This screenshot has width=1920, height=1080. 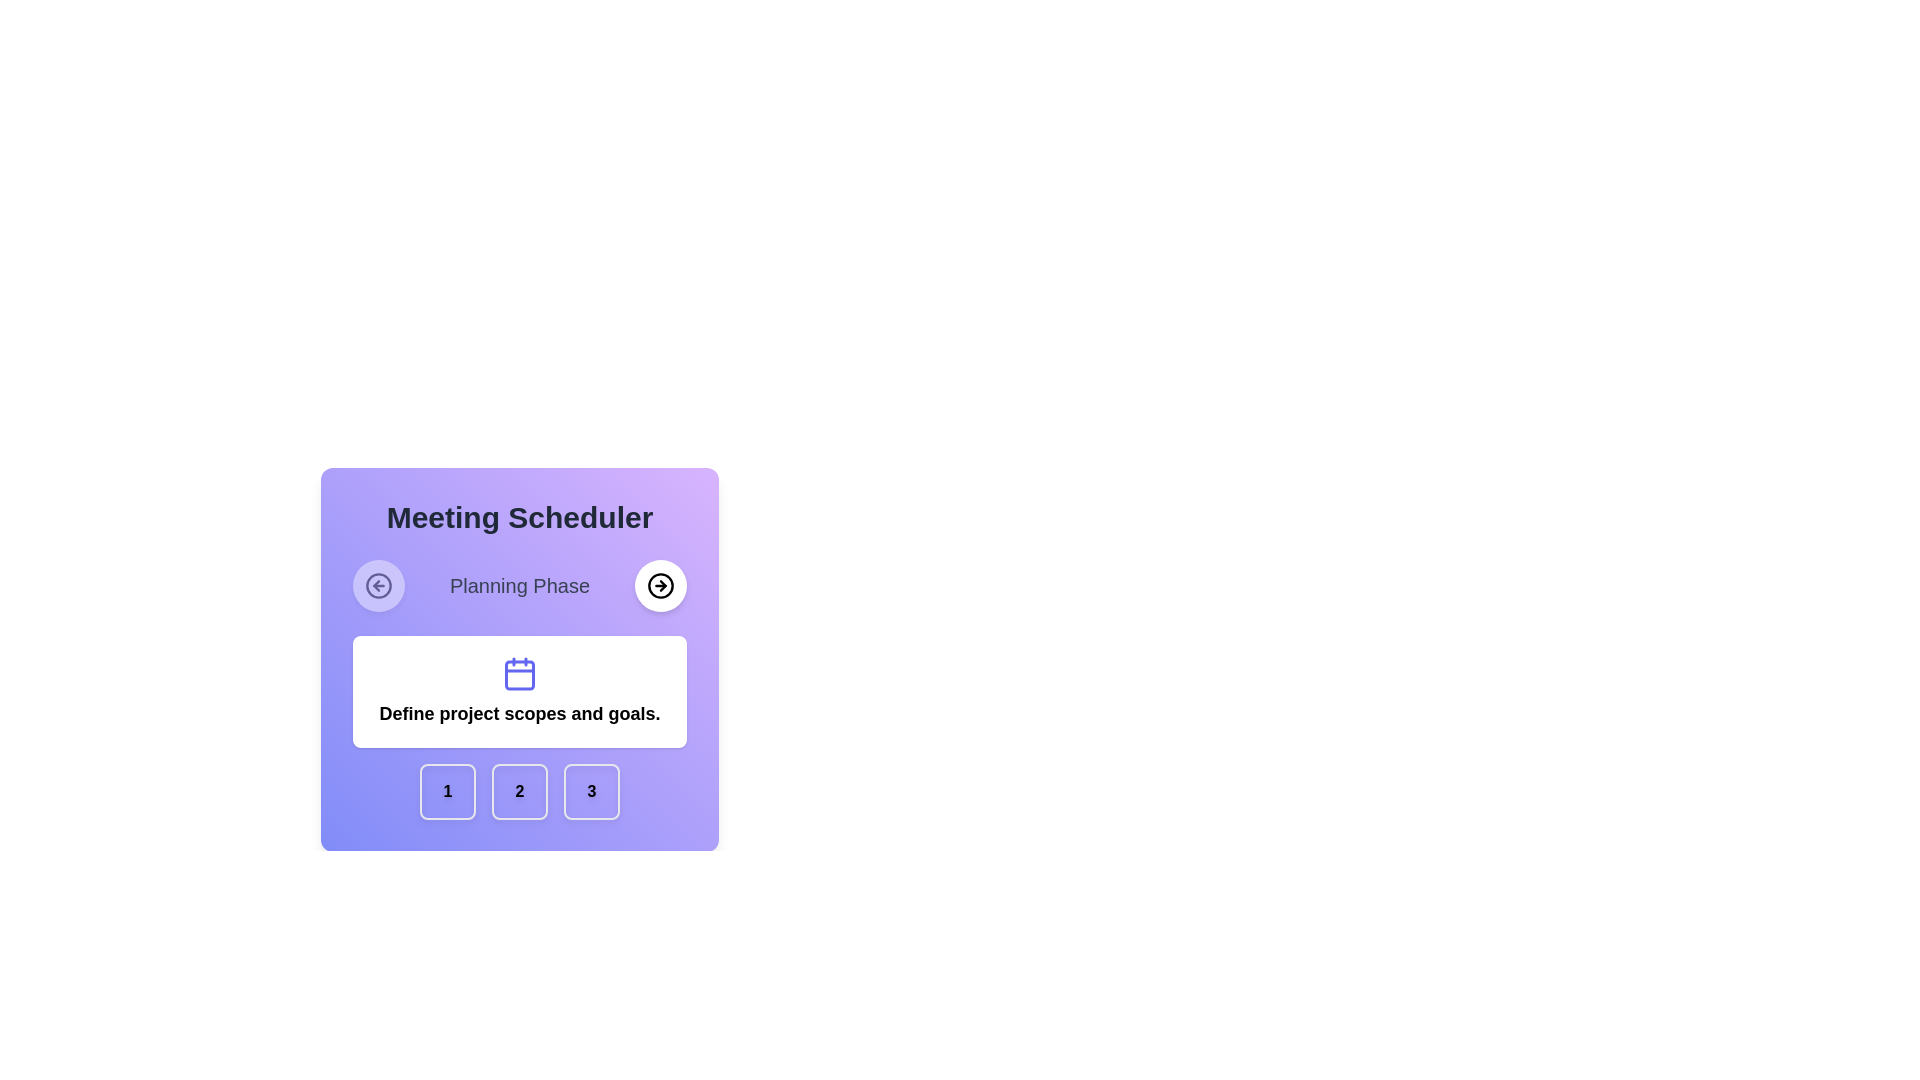 What do you see at coordinates (379, 585) in the screenshot?
I see `the leftmost circular button icon at the top of the 'Meeting Scheduler' card` at bounding box center [379, 585].